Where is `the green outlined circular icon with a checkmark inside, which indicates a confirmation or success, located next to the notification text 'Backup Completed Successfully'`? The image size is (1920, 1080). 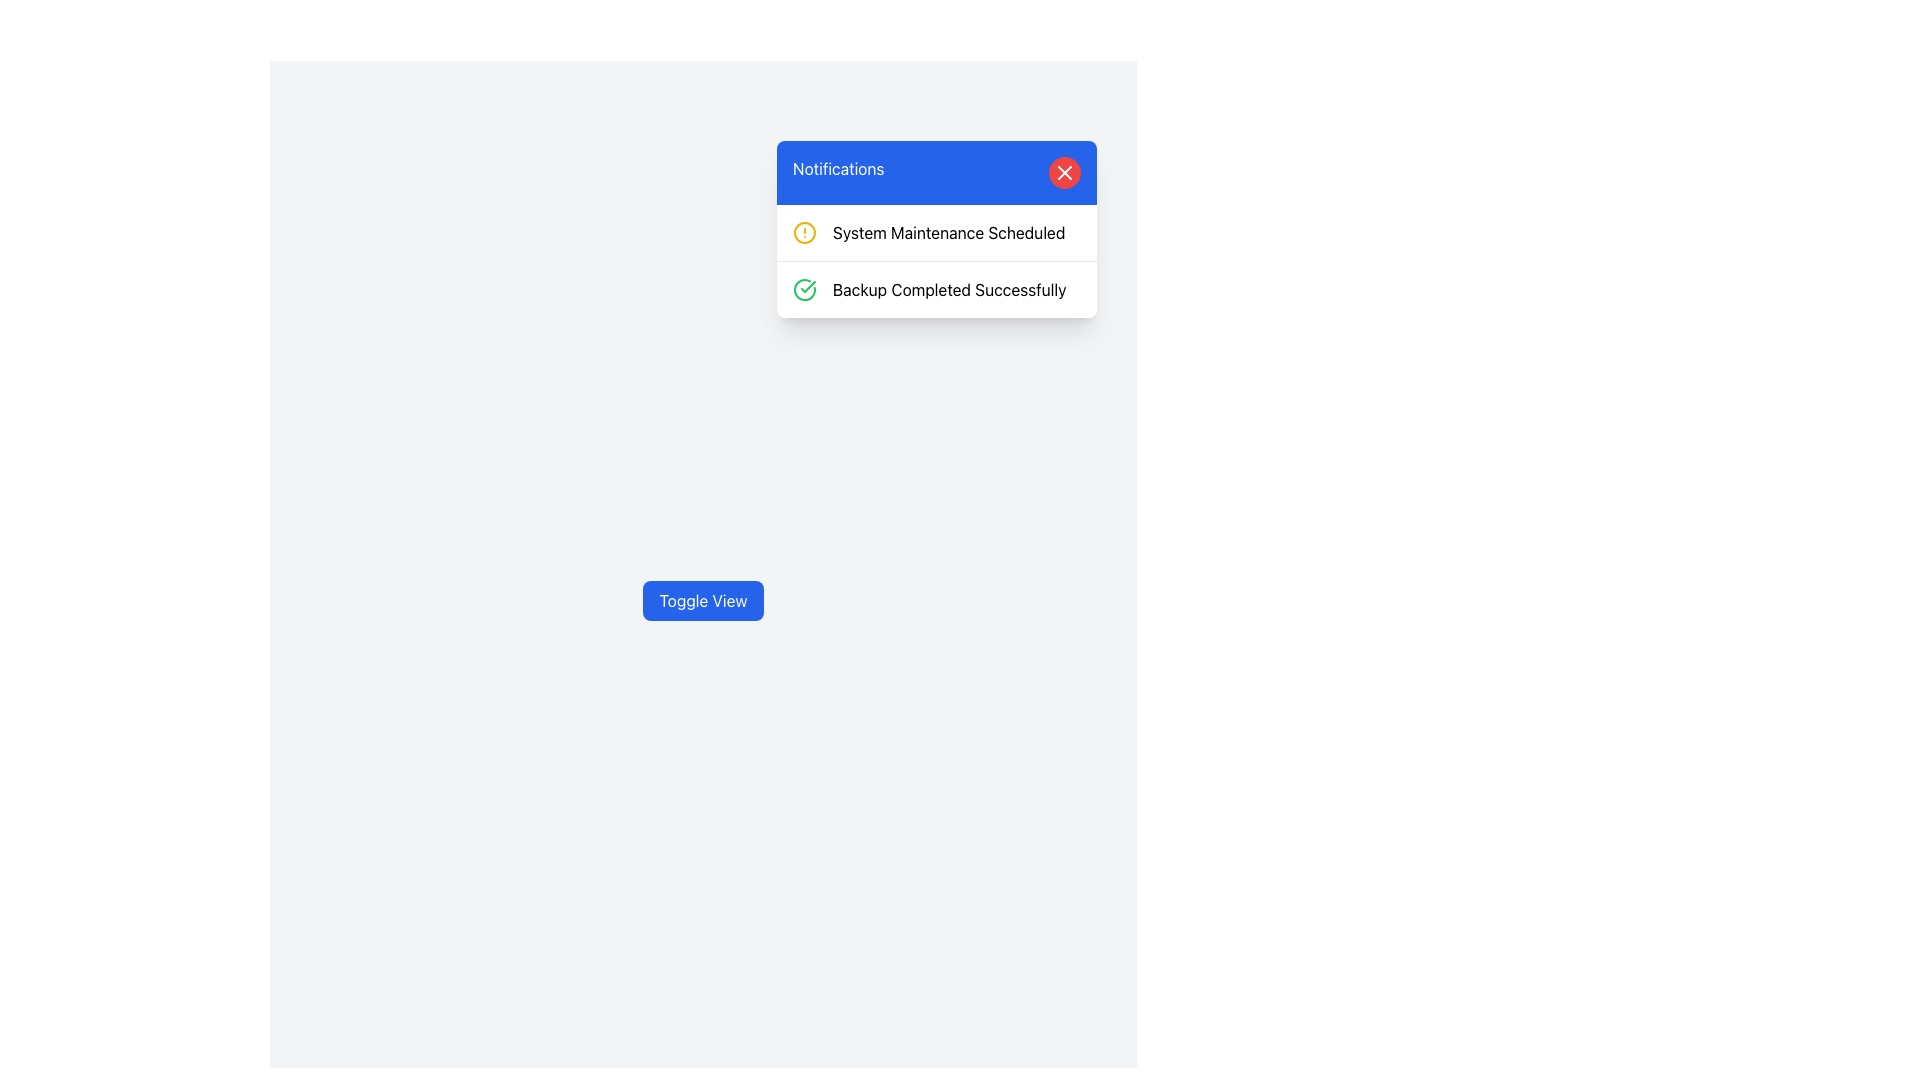 the green outlined circular icon with a checkmark inside, which indicates a confirmation or success, located next to the notification text 'Backup Completed Successfully' is located at coordinates (805, 289).